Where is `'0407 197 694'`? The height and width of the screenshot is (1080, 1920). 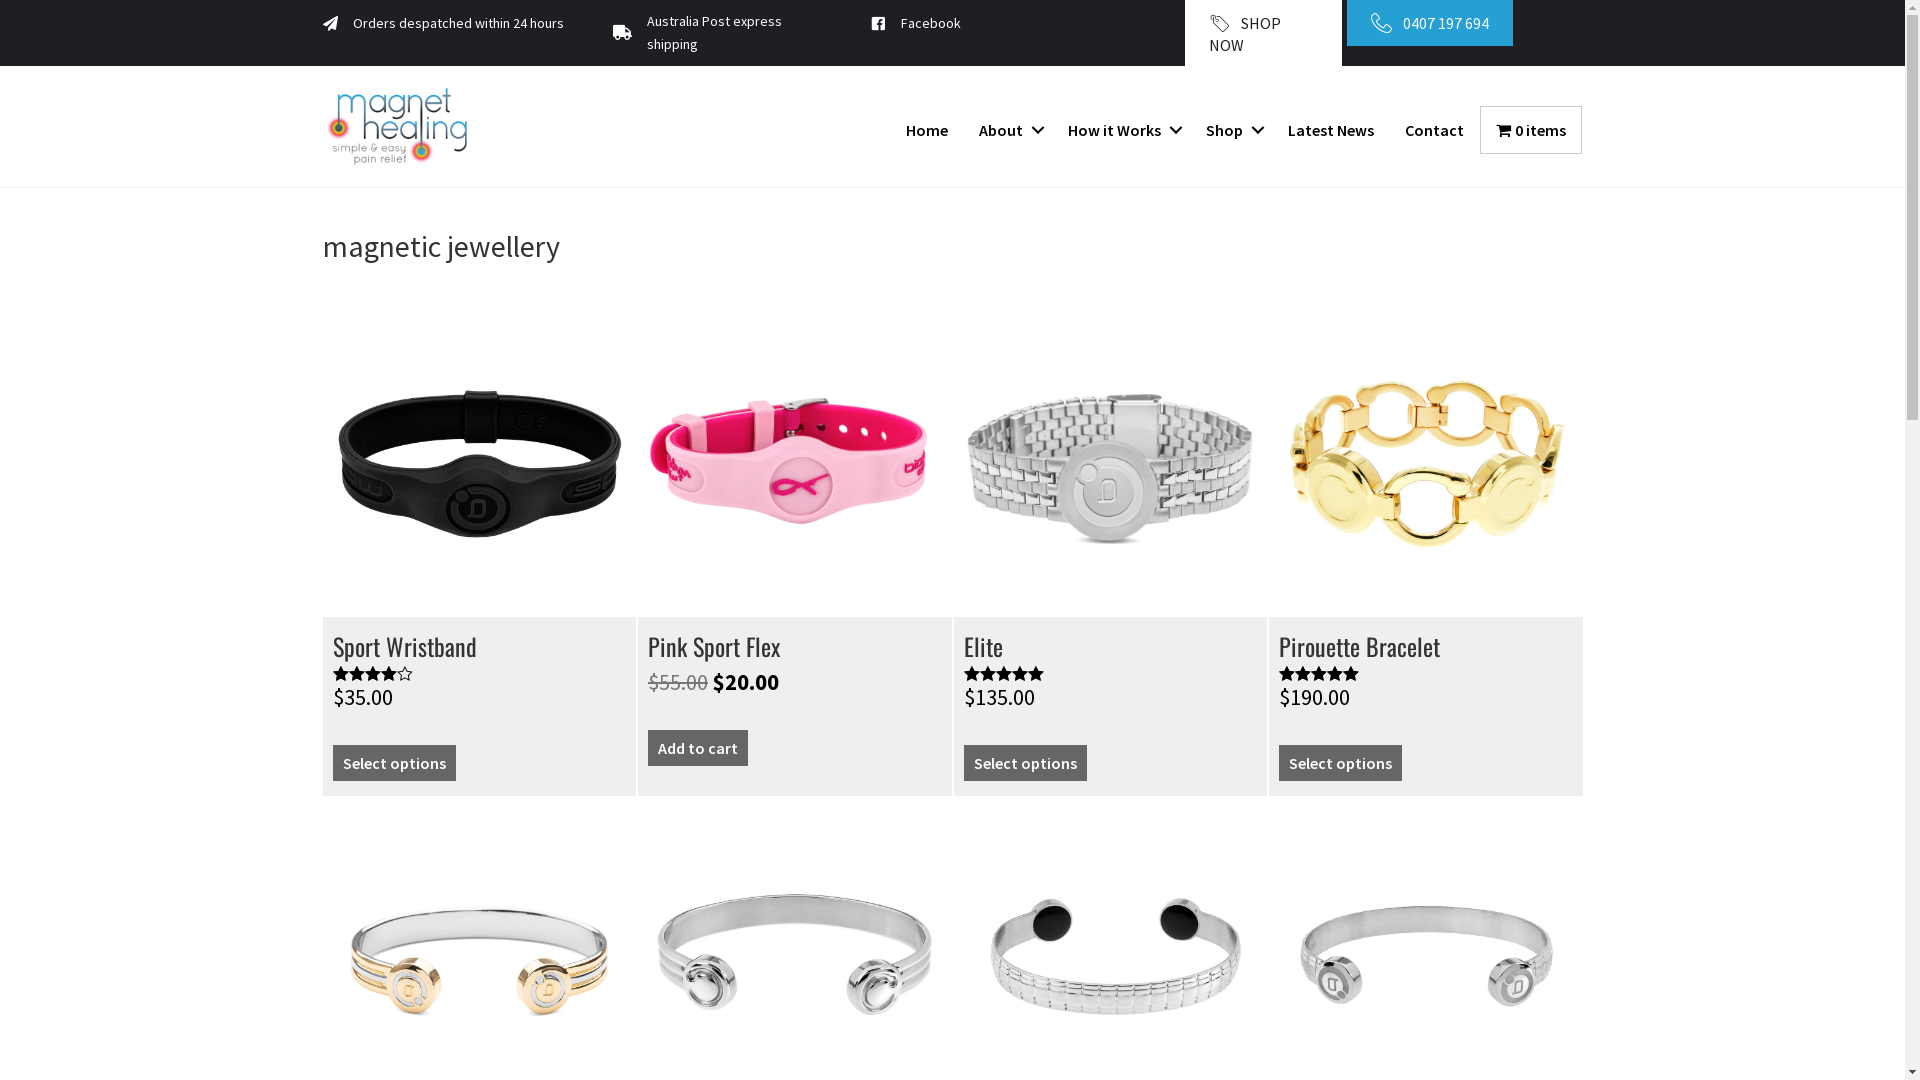
'0407 197 694' is located at coordinates (1347, 23).